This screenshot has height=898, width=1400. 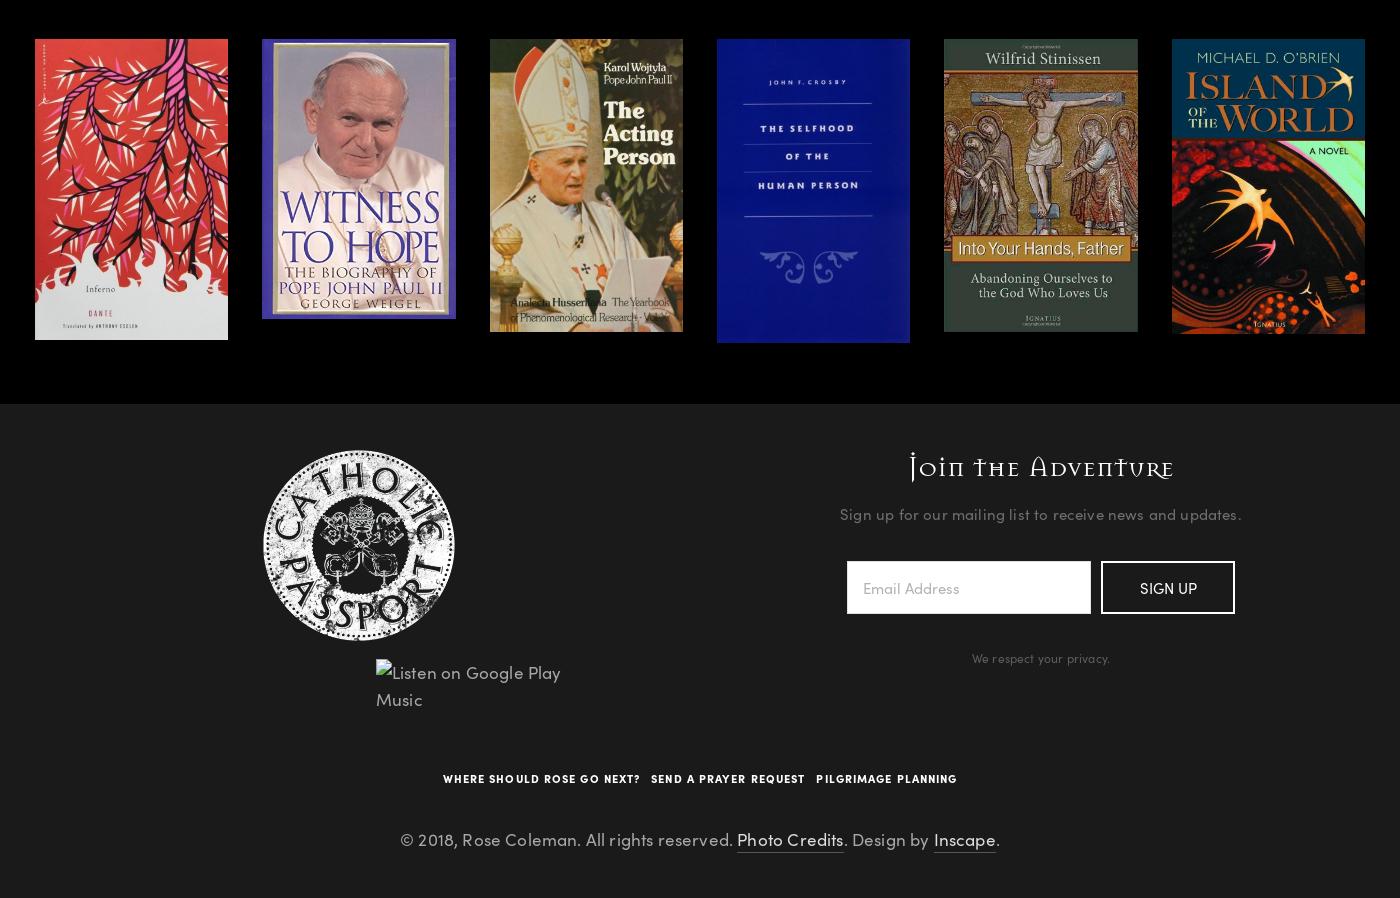 I want to click on 'Pilgrimage Planning', so click(x=816, y=777).